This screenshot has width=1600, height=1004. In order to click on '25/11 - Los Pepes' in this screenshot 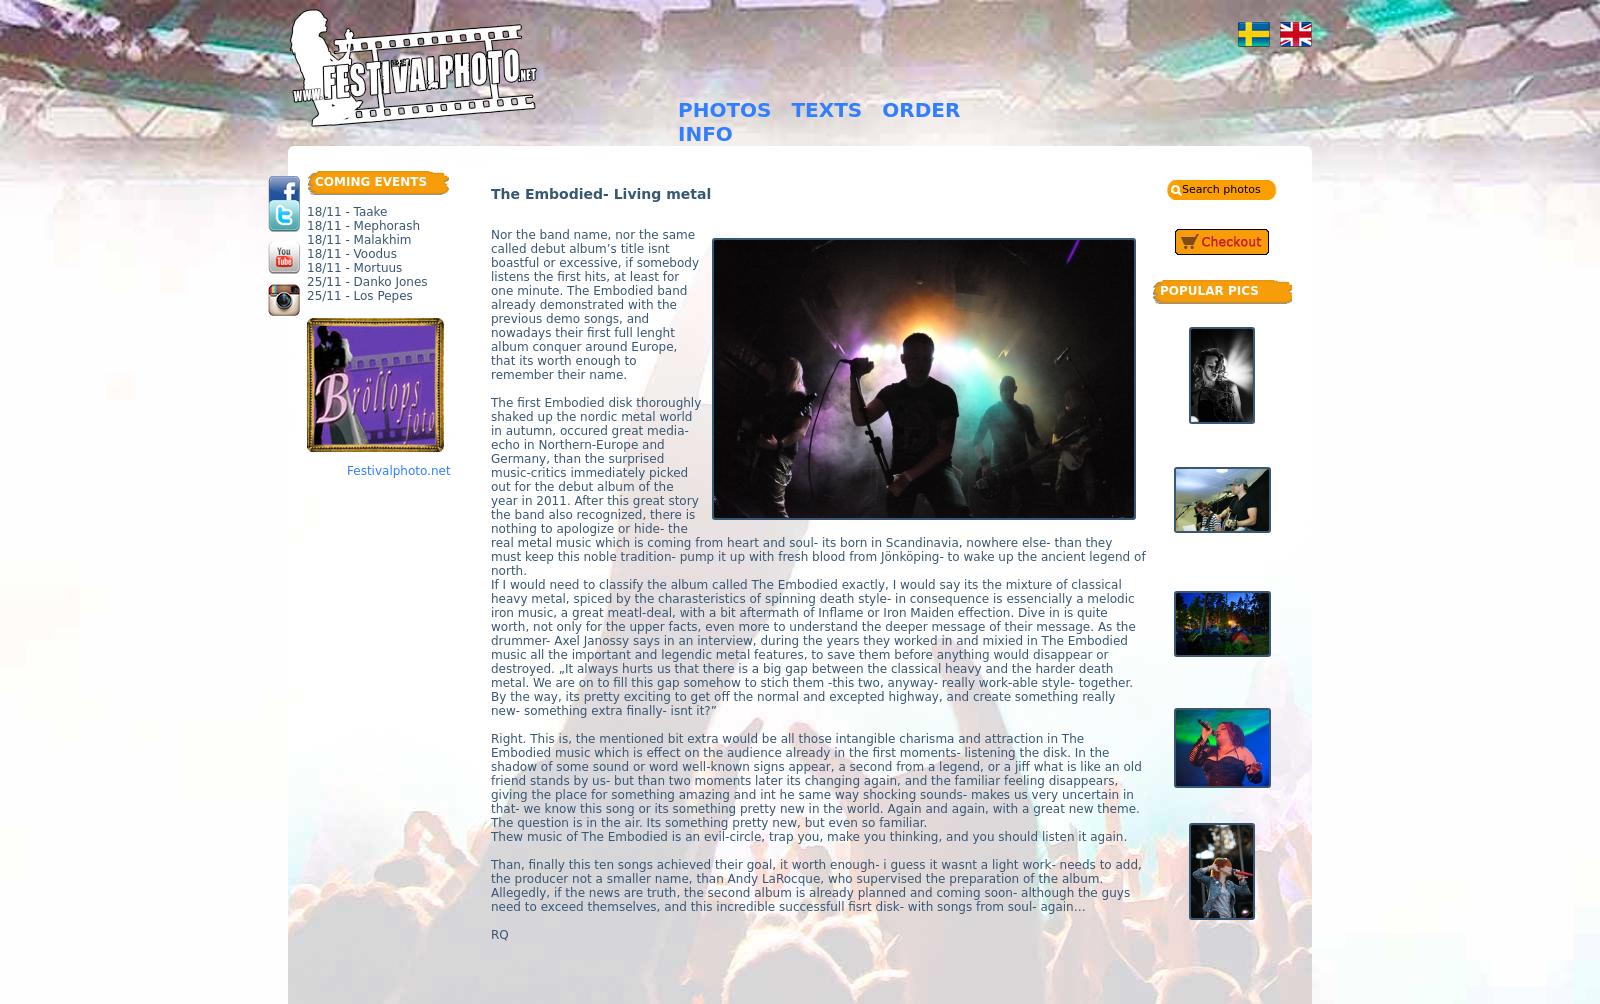, I will do `click(359, 294)`.